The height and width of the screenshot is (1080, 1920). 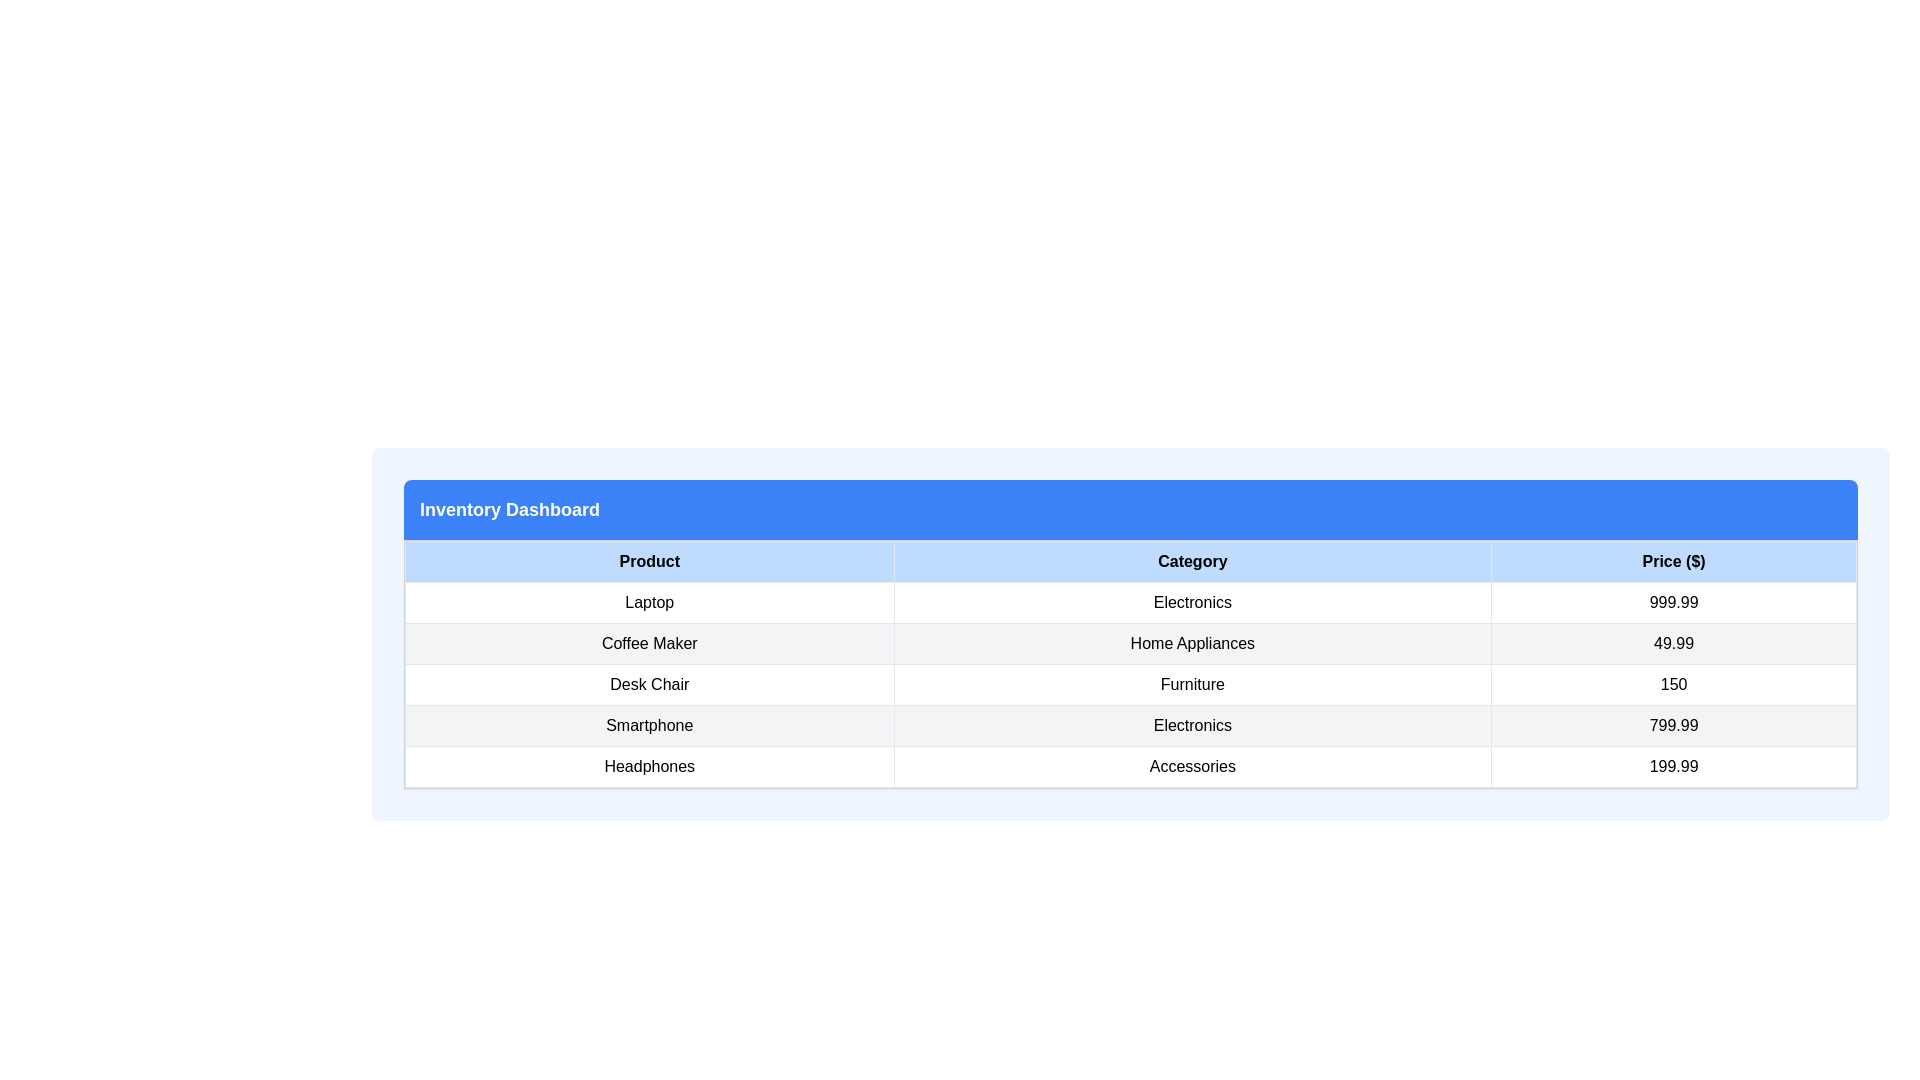 What do you see at coordinates (1131, 725) in the screenshot?
I see `the fourth row in the 'Inventory Dashboard' table that displays product details including name, category, and price` at bounding box center [1131, 725].